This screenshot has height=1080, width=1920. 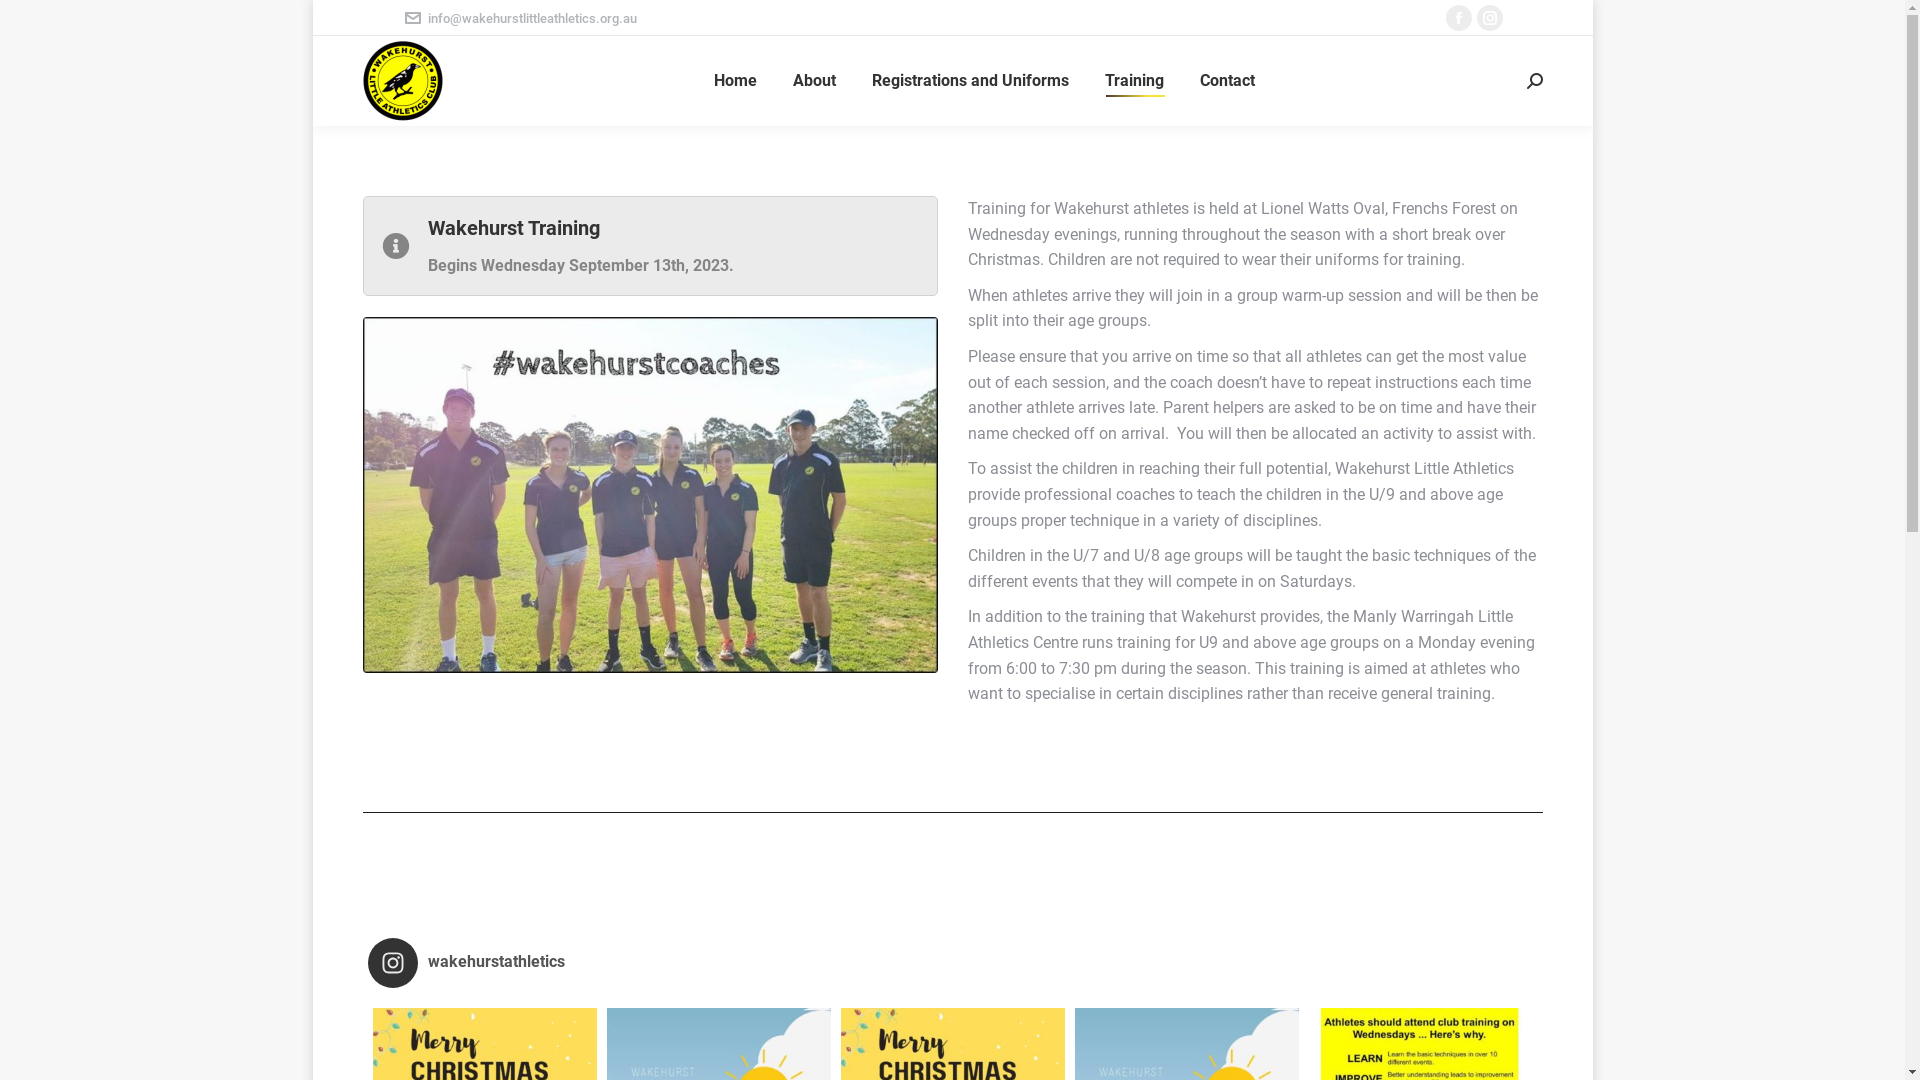 I want to click on 'Facebook page opens in new window', so click(x=1459, y=18).